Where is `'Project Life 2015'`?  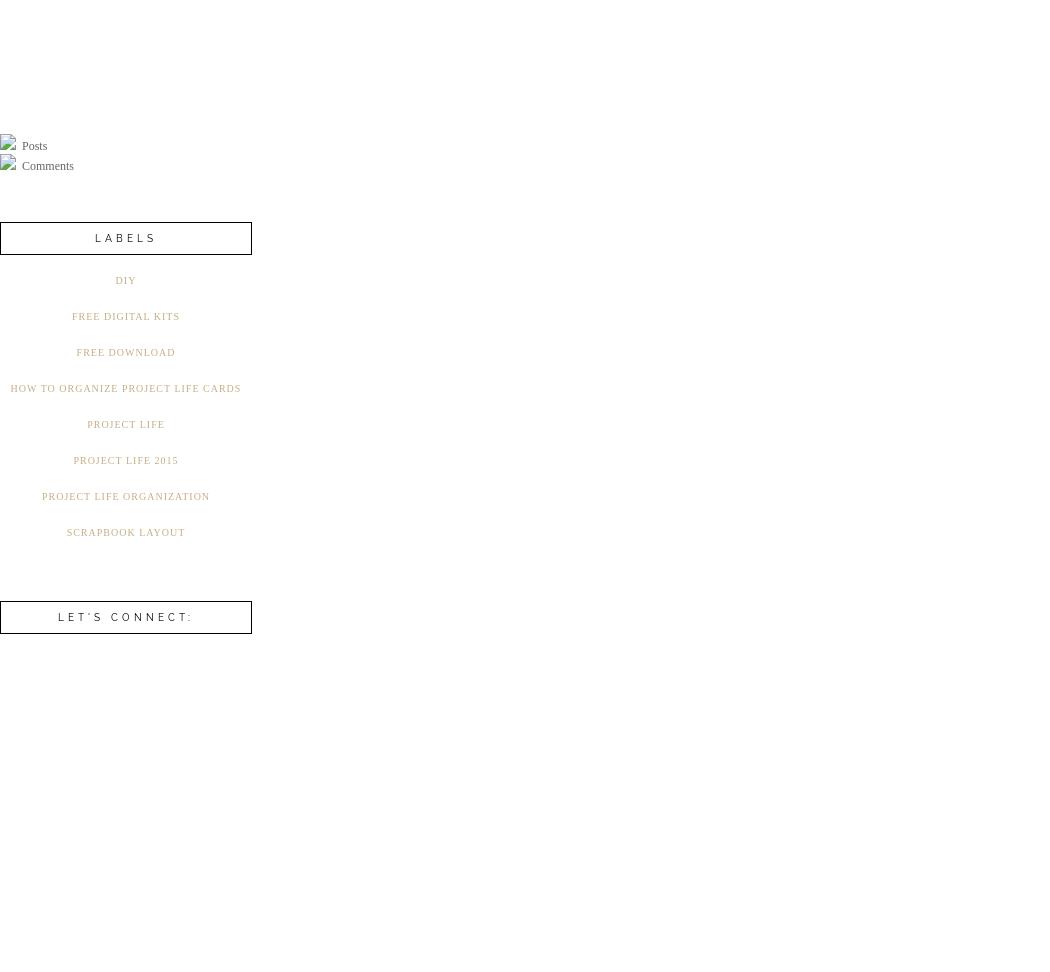 'Project Life 2015' is located at coordinates (71, 459).